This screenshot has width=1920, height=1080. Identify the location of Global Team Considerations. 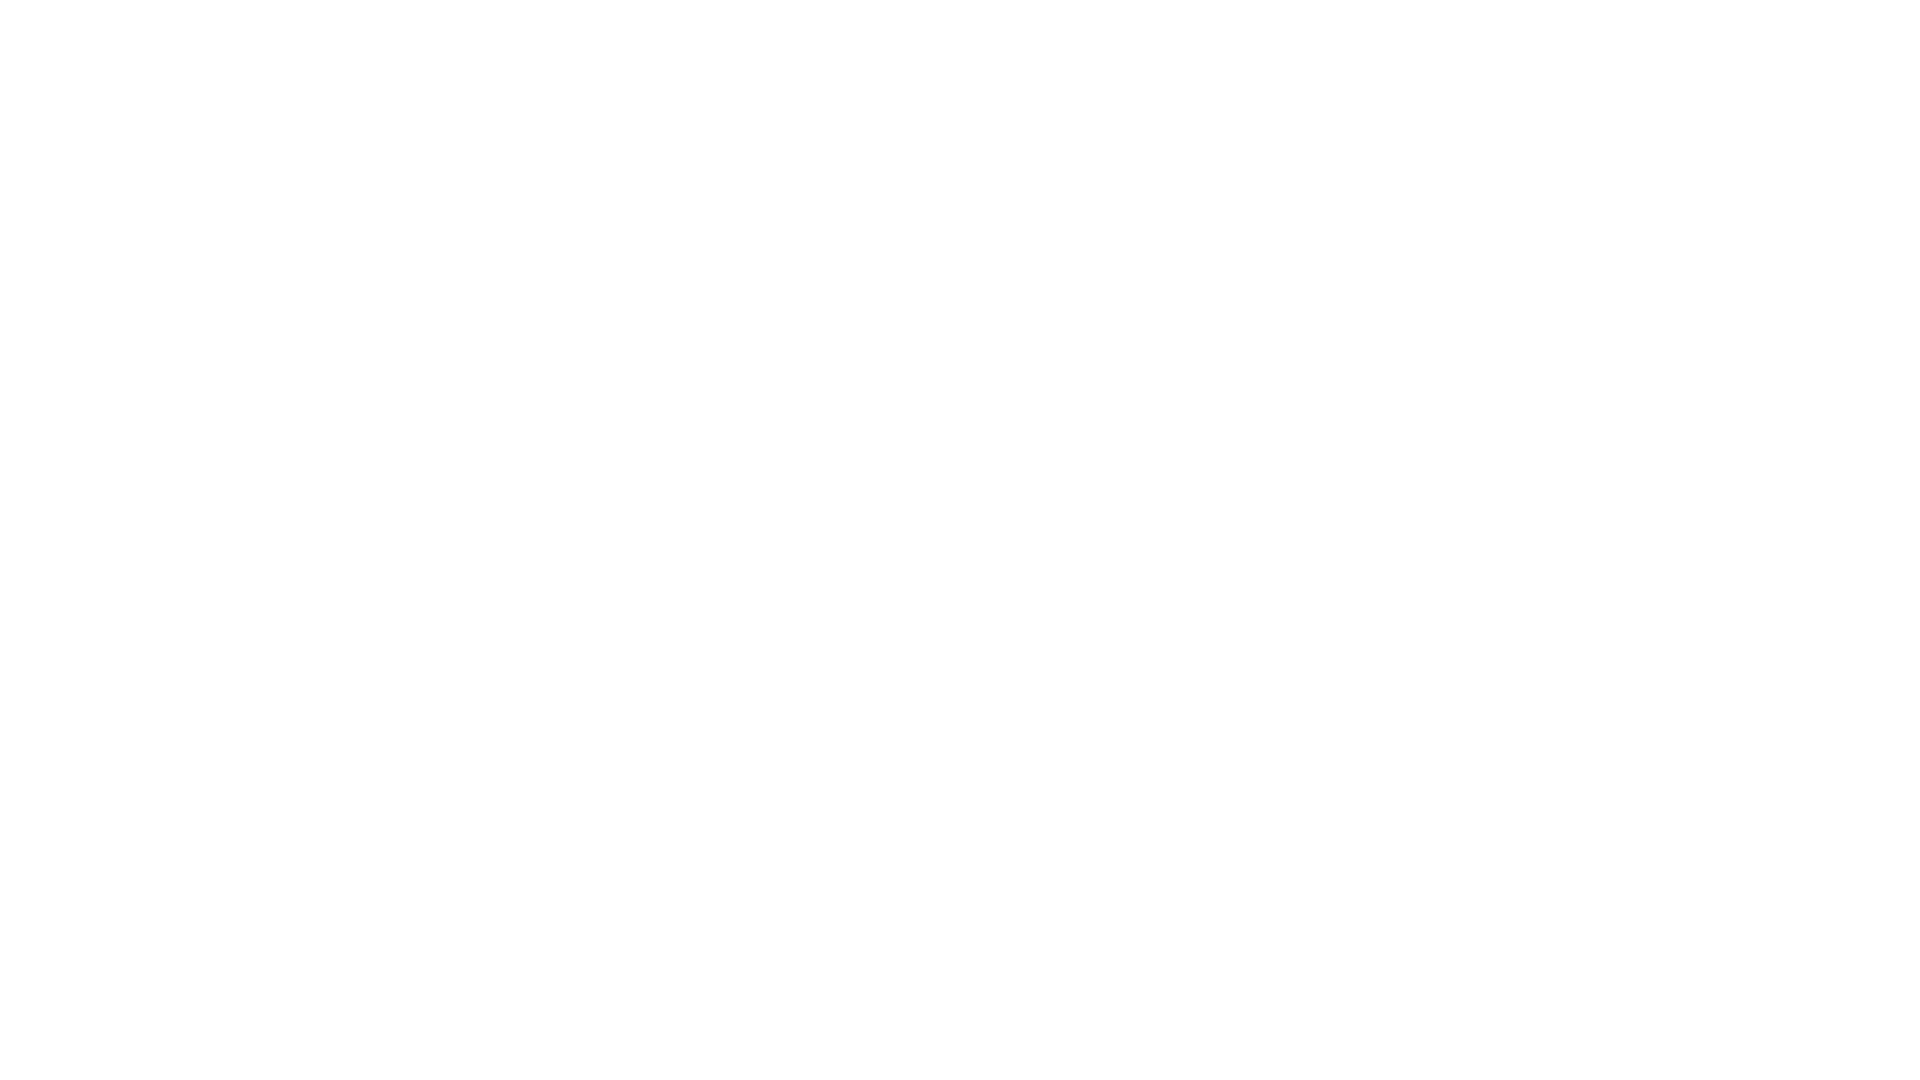
(960, 454).